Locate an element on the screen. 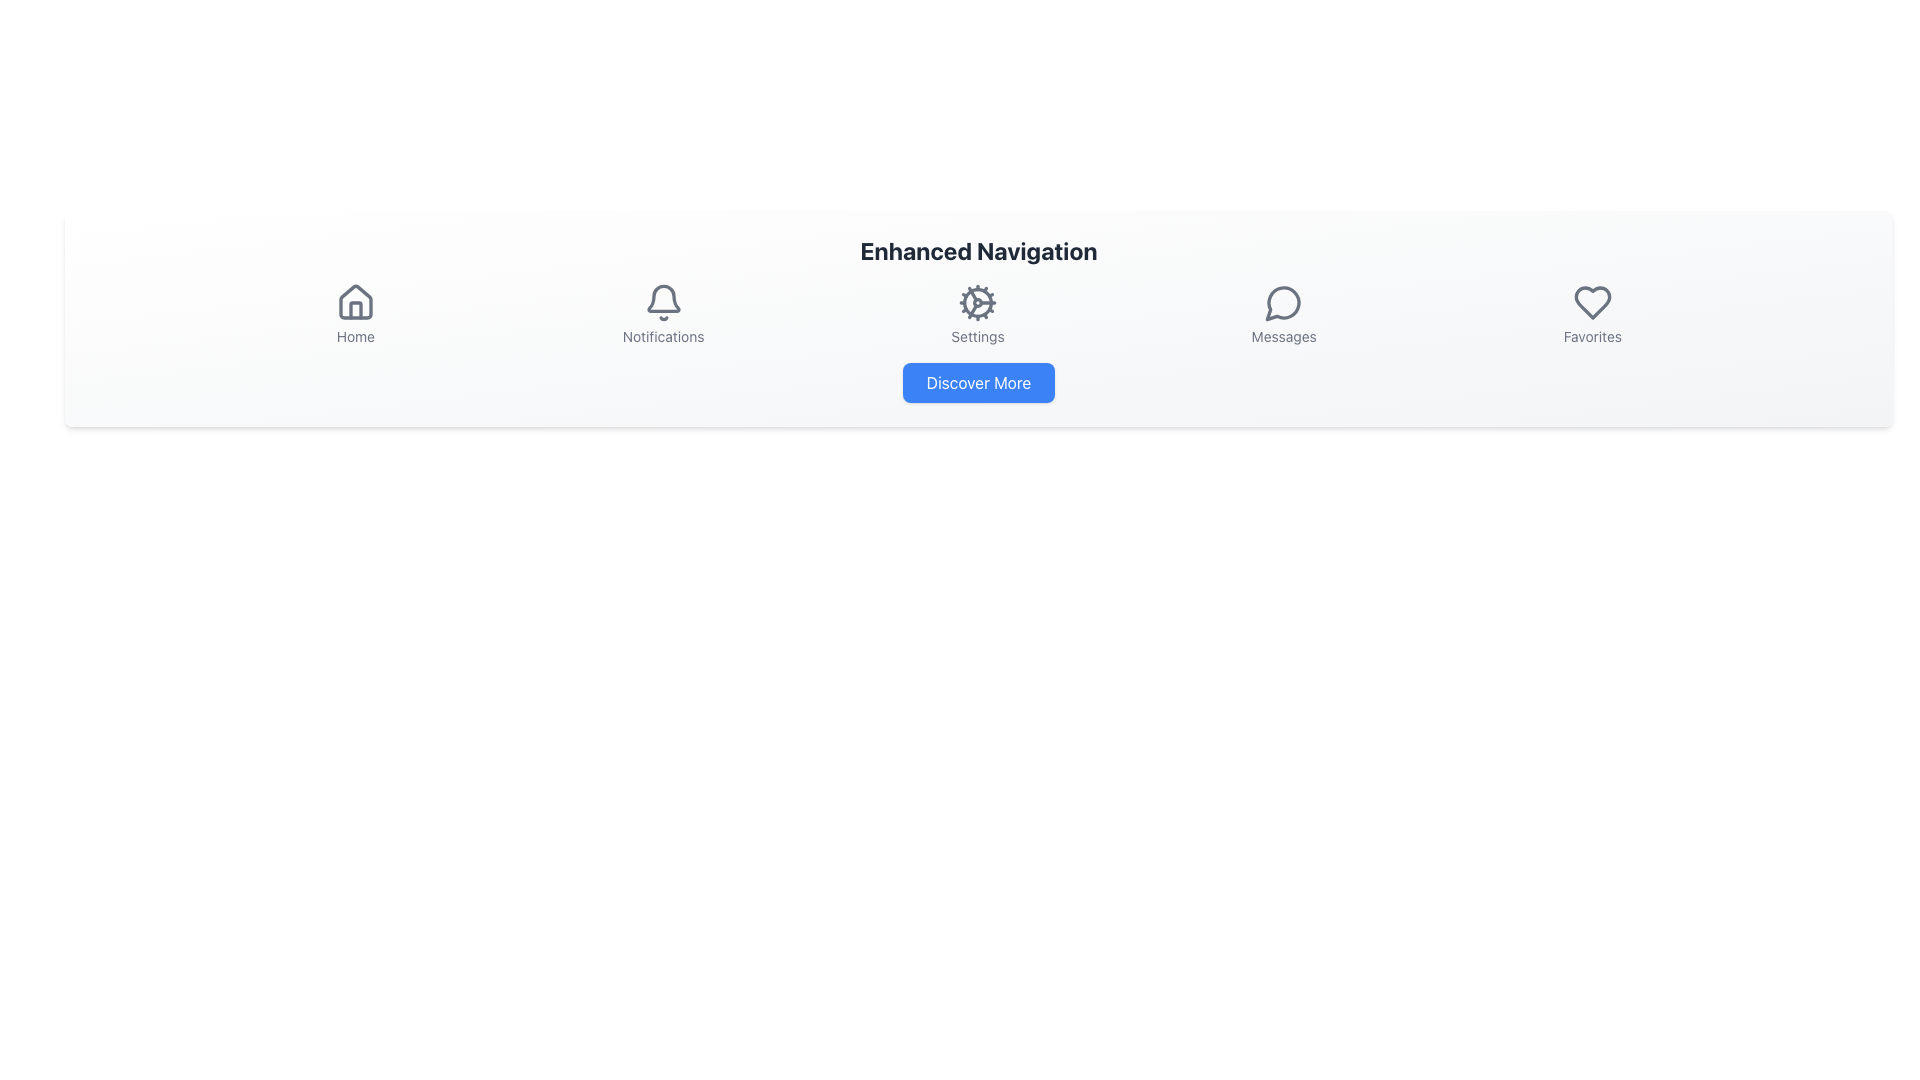 This screenshot has width=1920, height=1080. the notification button located in the horizontal navigation bar, which is the second element from the left is located at coordinates (663, 315).